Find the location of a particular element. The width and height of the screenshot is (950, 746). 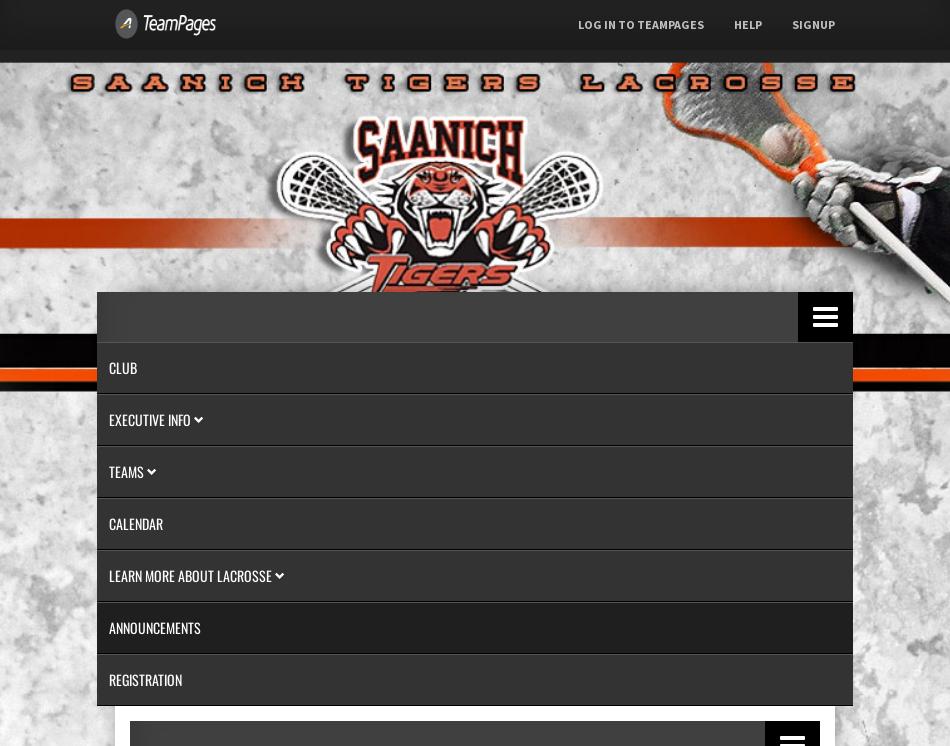

'Club' is located at coordinates (123, 366).